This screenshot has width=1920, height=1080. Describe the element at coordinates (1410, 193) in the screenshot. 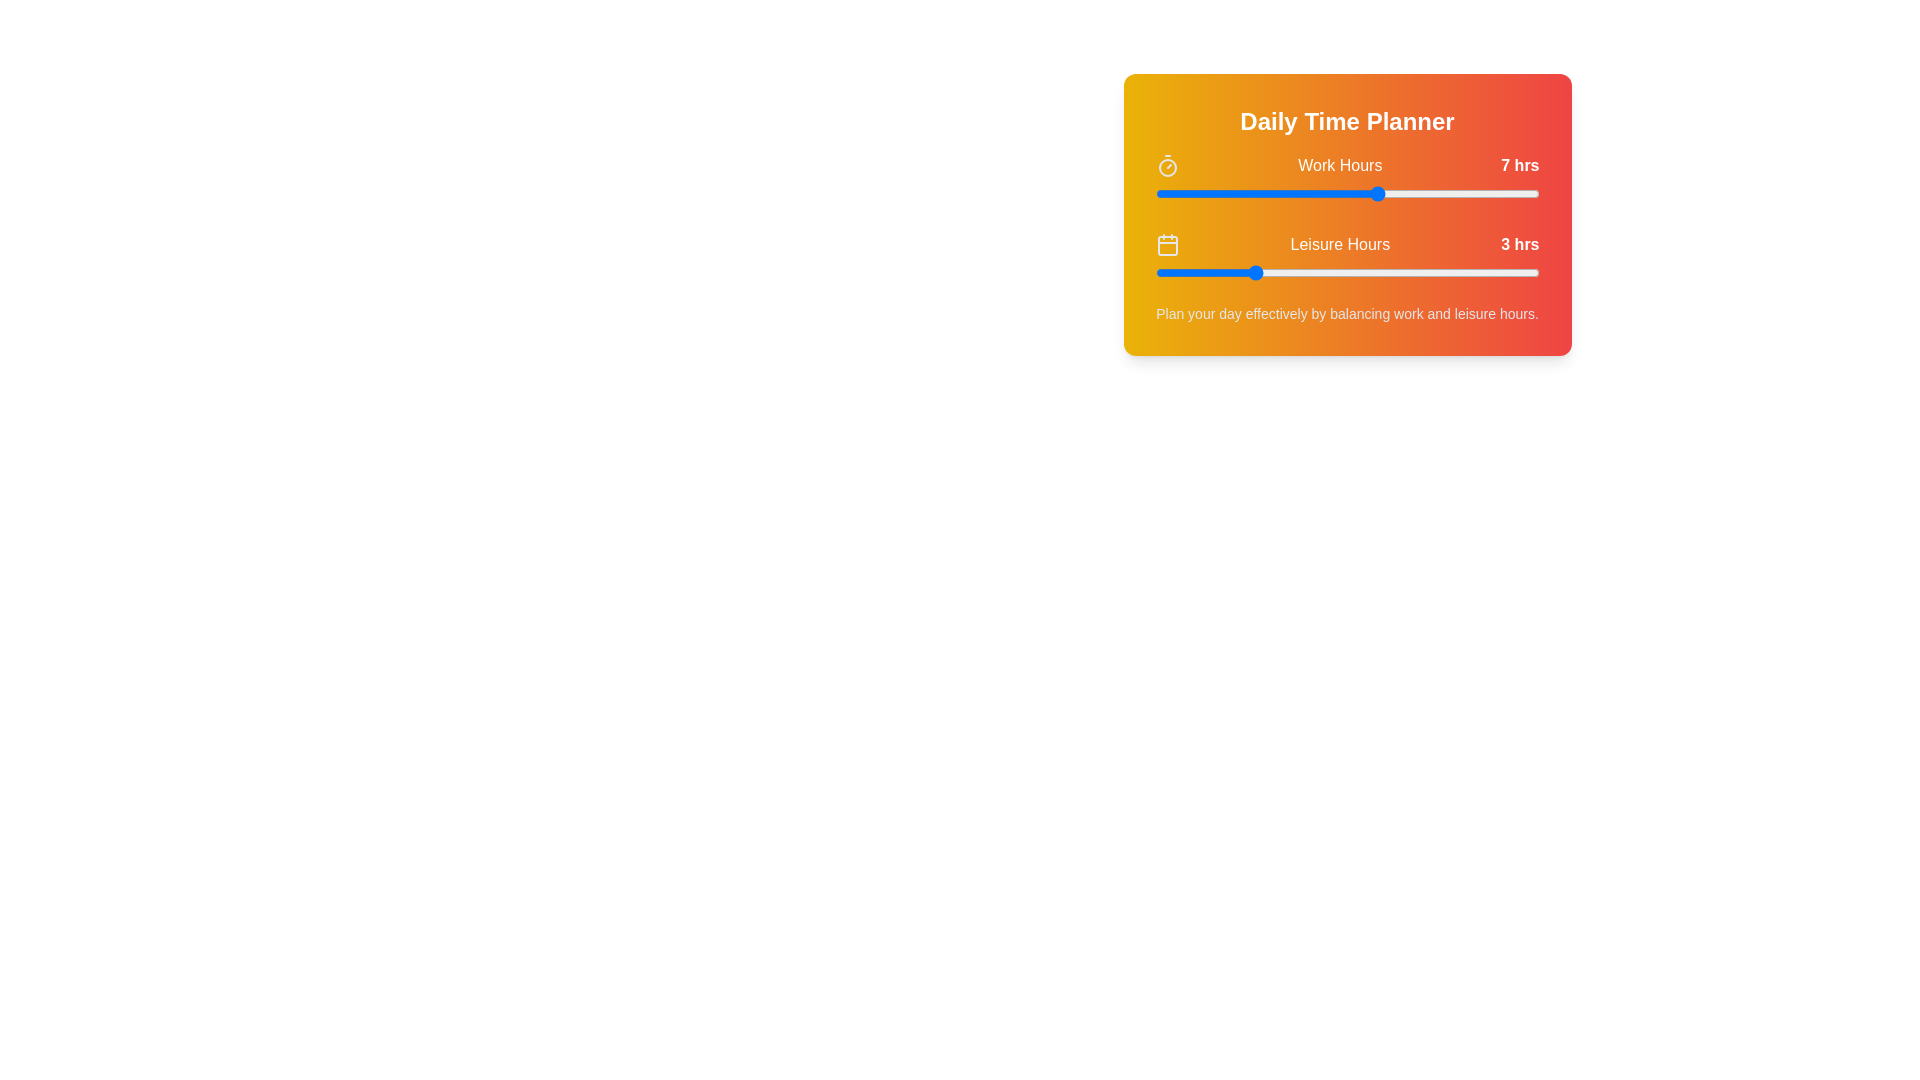

I see `work hours` at that location.